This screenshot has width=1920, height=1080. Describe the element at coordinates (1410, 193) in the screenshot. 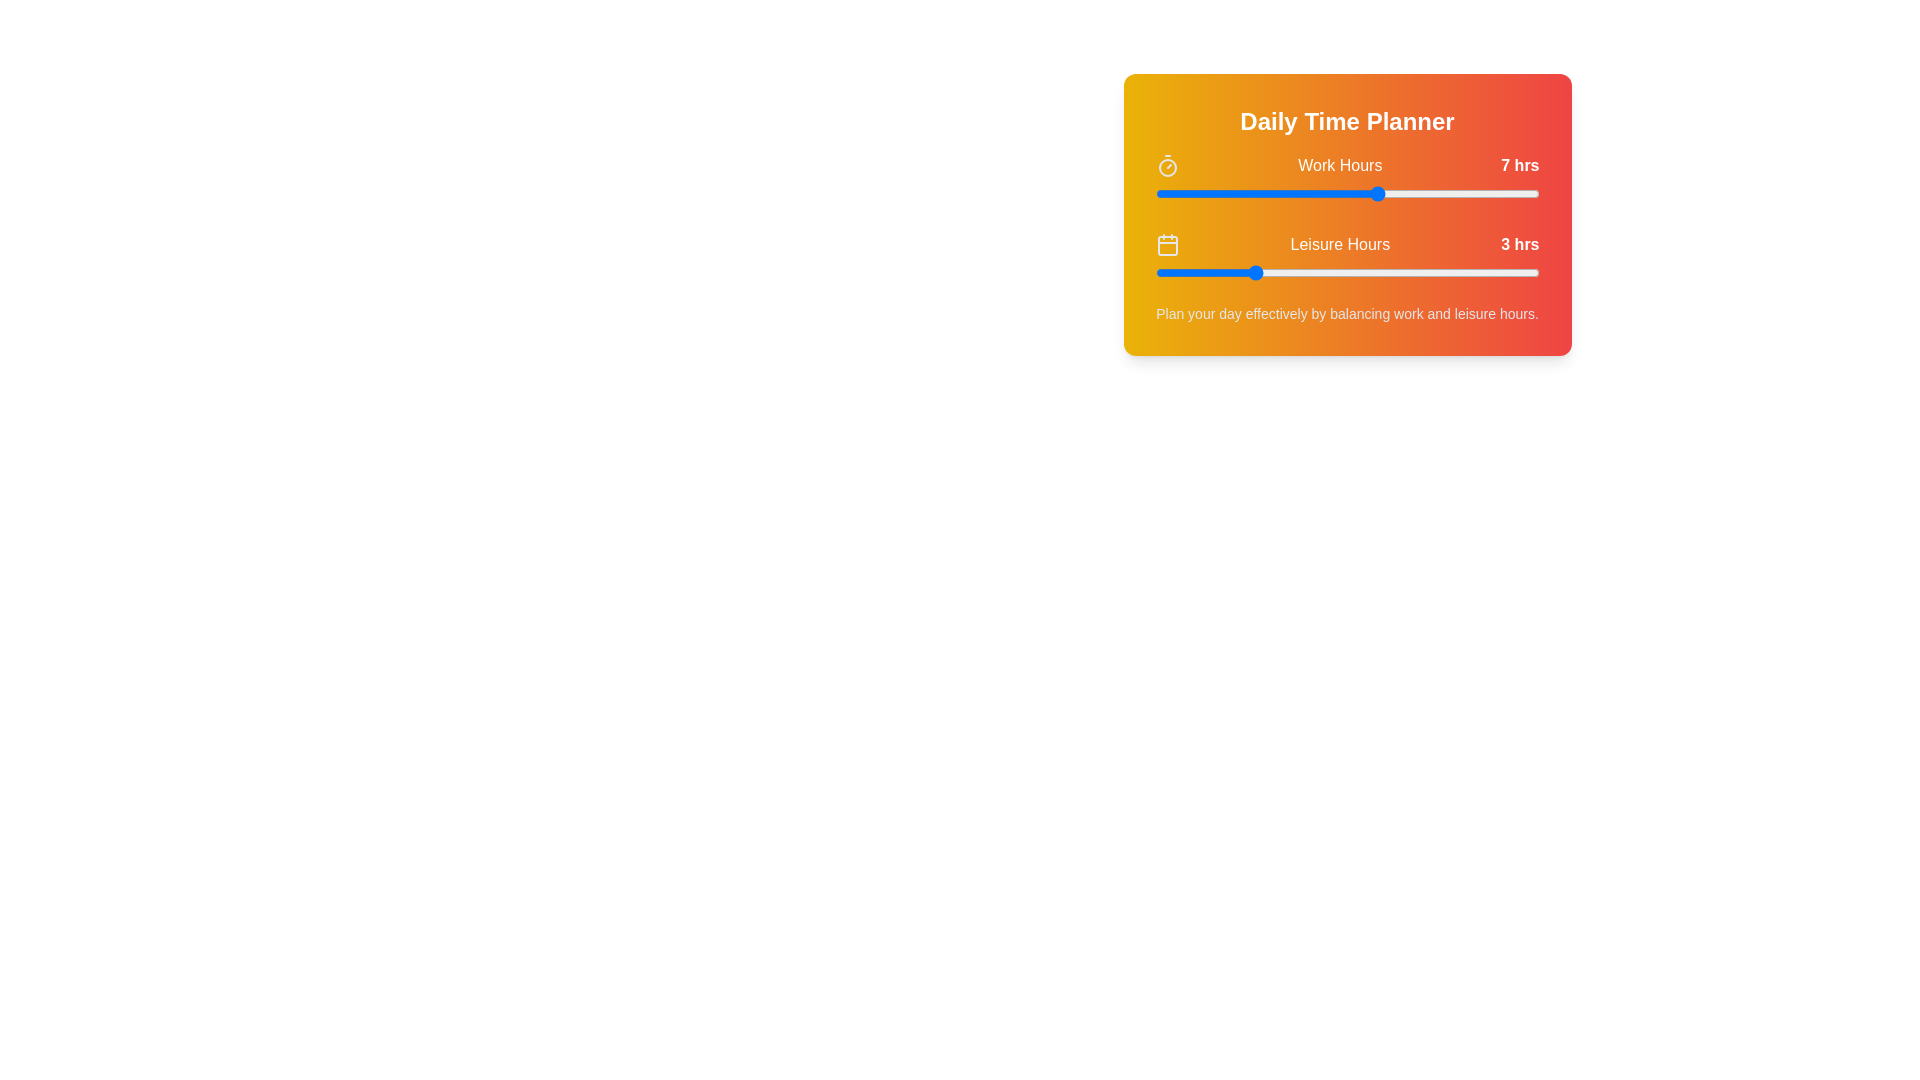

I see `work hours` at that location.